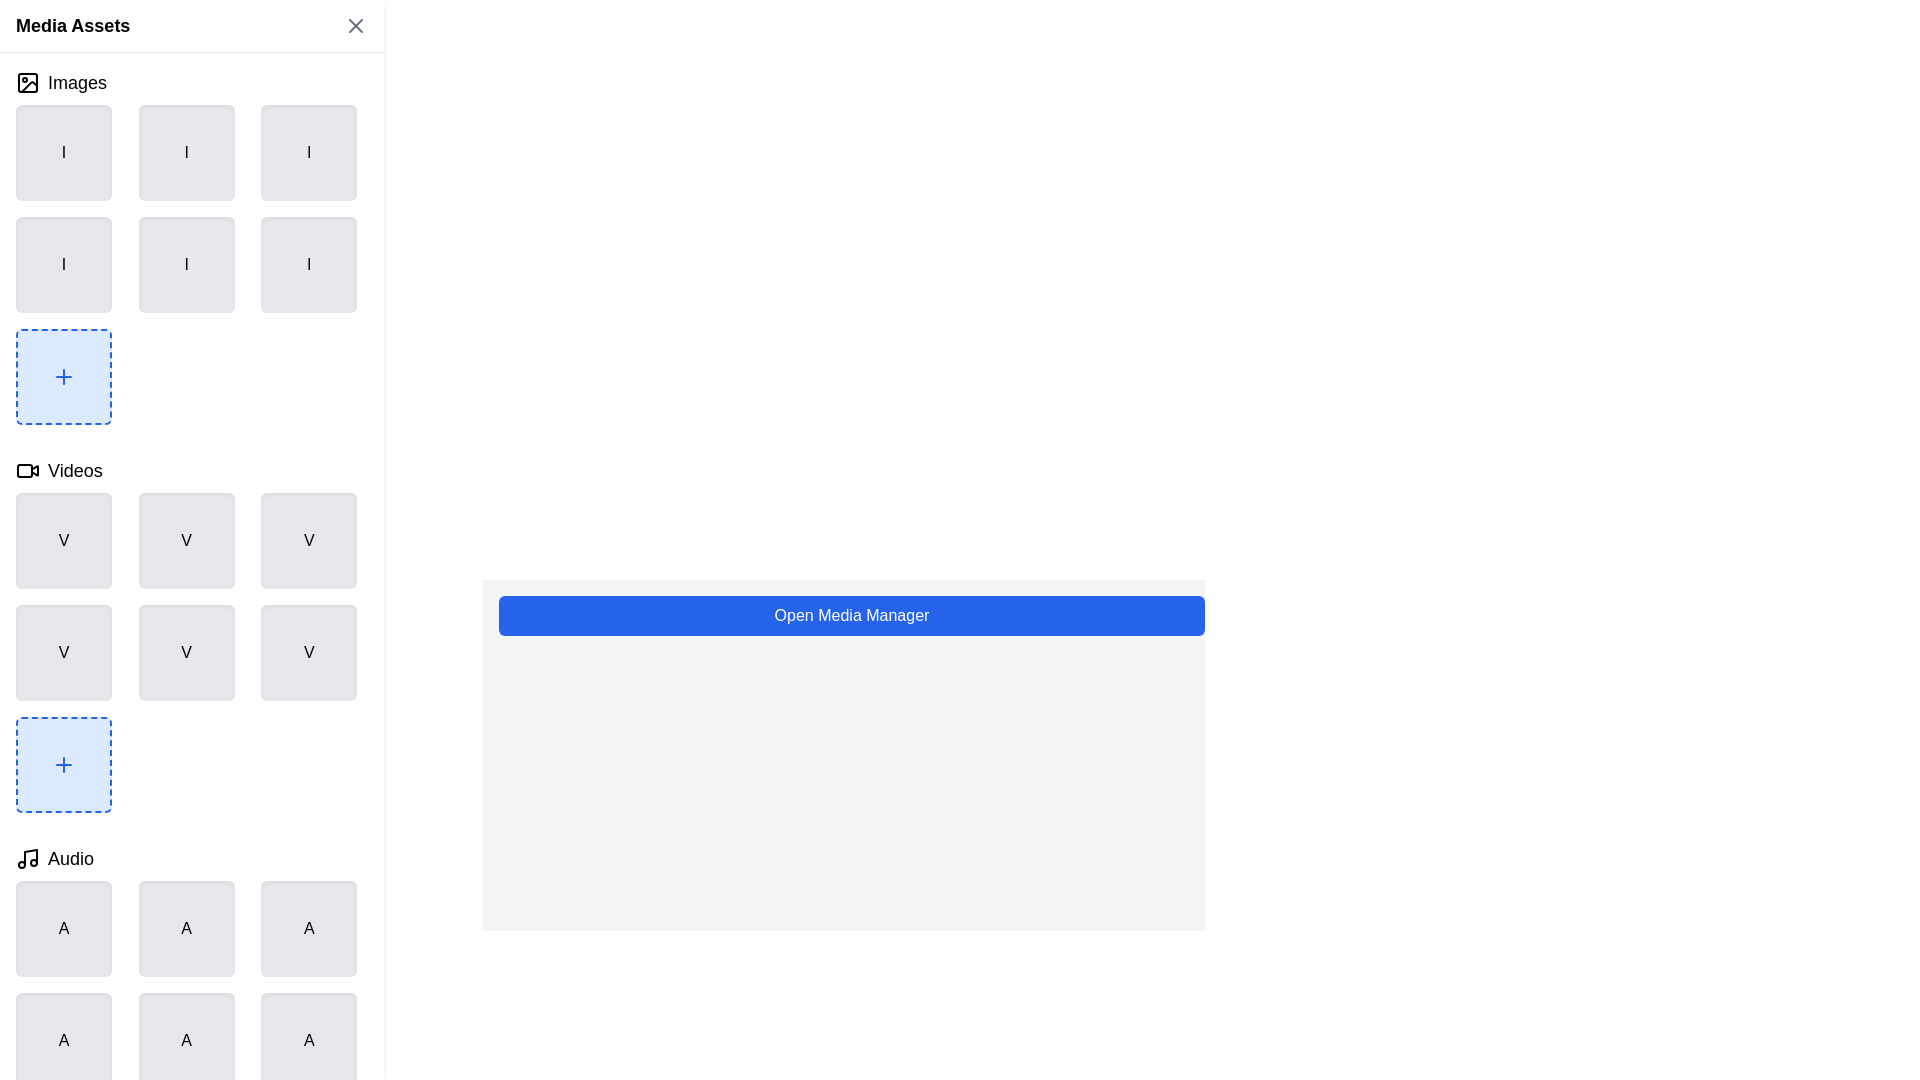 The image size is (1920, 1080). What do you see at coordinates (308, 264) in the screenshot?
I see `the content of the square-shaped visual placeholder with a light gray background and a bold black letter 'I', located in the third column of the second row under the 'Images' section of the sidebar` at bounding box center [308, 264].